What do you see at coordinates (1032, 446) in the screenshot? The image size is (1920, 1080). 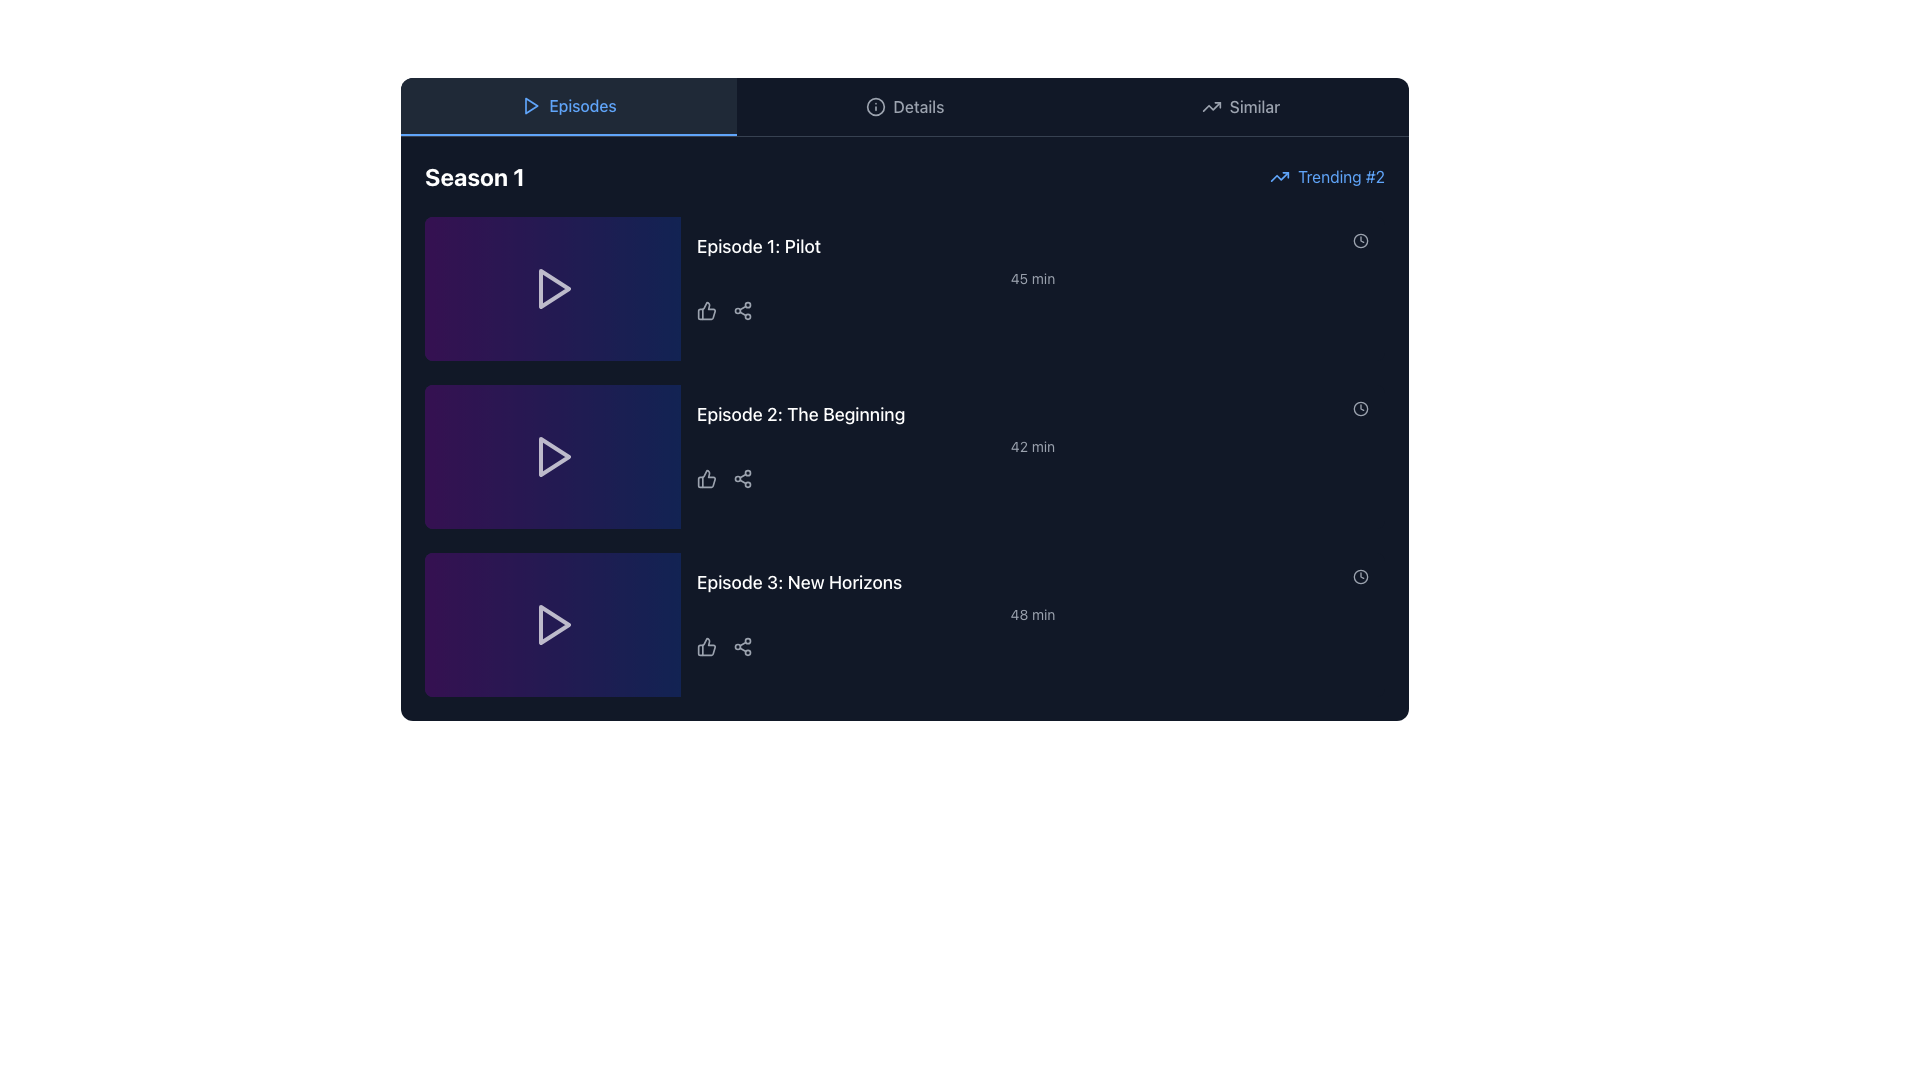 I see `the text label displaying '42 min', which is styled in a small, gray font and located in the second episode listing under 'Season 1', adjacent to 'Episode 2: The Beginning'` at bounding box center [1032, 446].